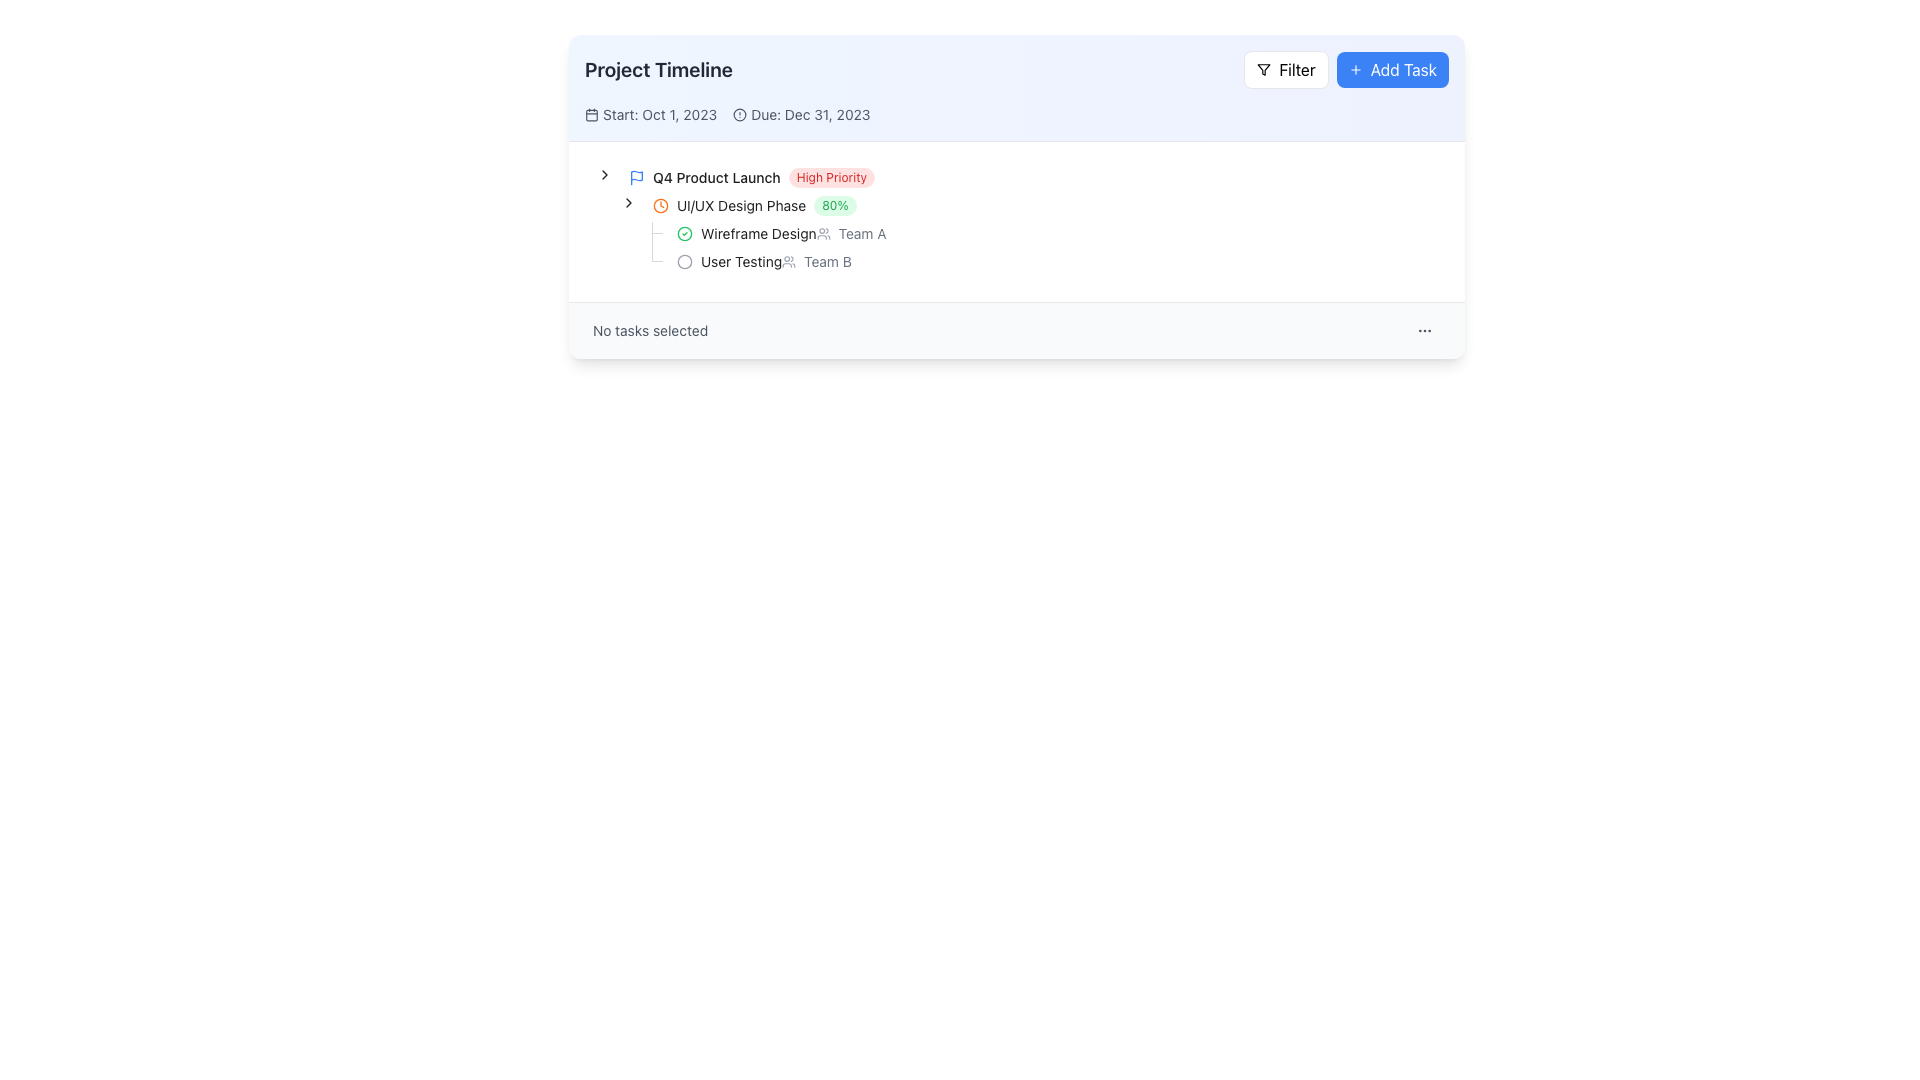 The width and height of the screenshot is (1920, 1080). What do you see at coordinates (603, 176) in the screenshot?
I see `the Expand/collapse toggle icon located to the left of the 'Q4 Product Launch High Priority' text` at bounding box center [603, 176].